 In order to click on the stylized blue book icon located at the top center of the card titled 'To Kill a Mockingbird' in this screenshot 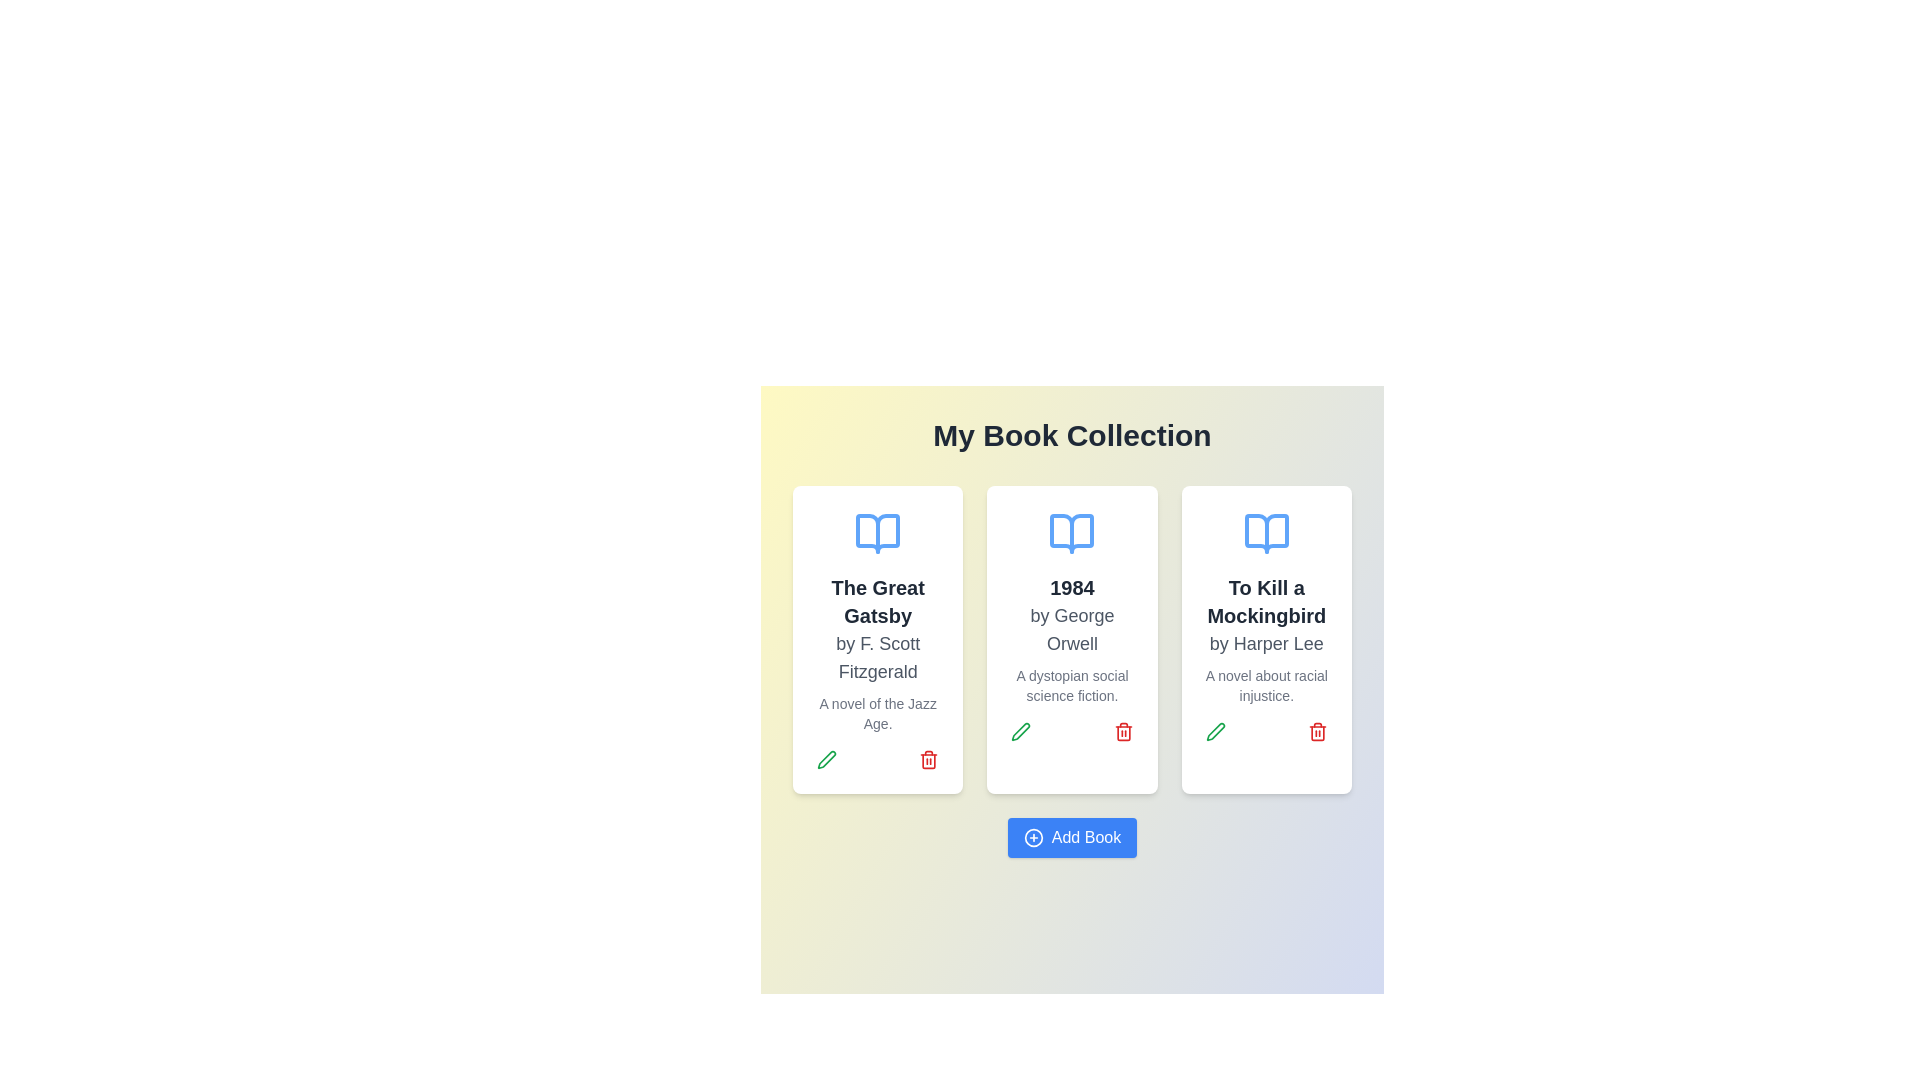, I will do `click(1265, 532)`.